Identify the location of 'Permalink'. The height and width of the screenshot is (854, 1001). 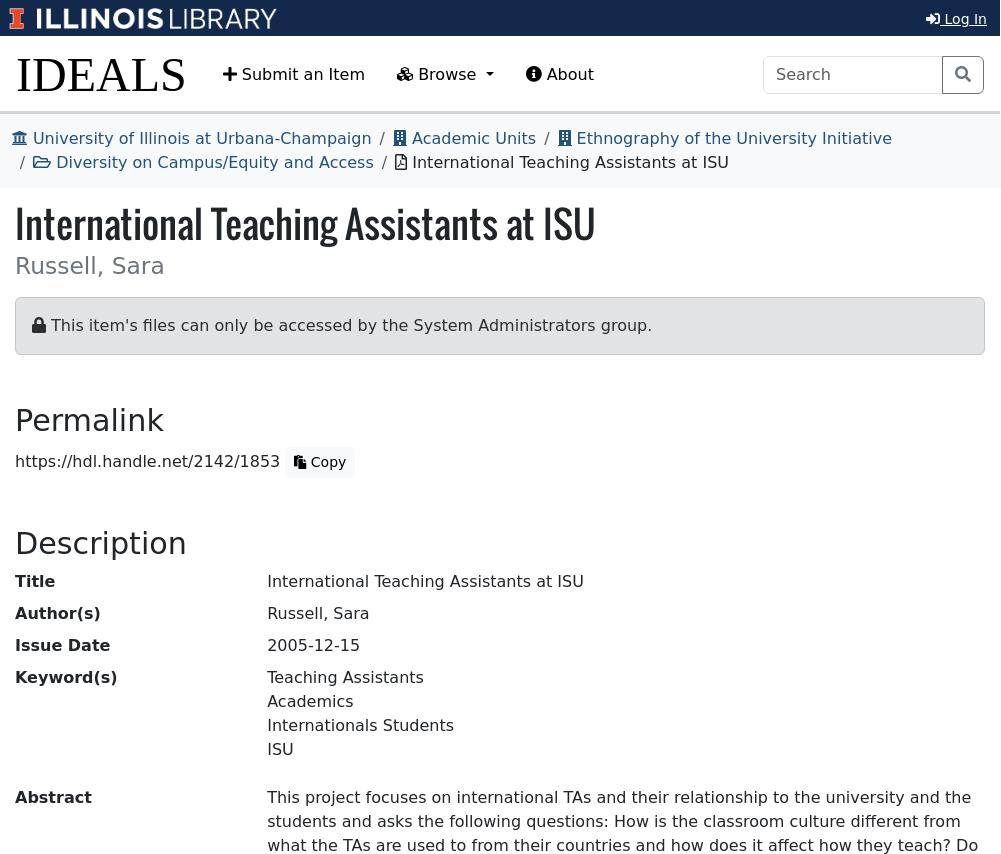
(59, 363).